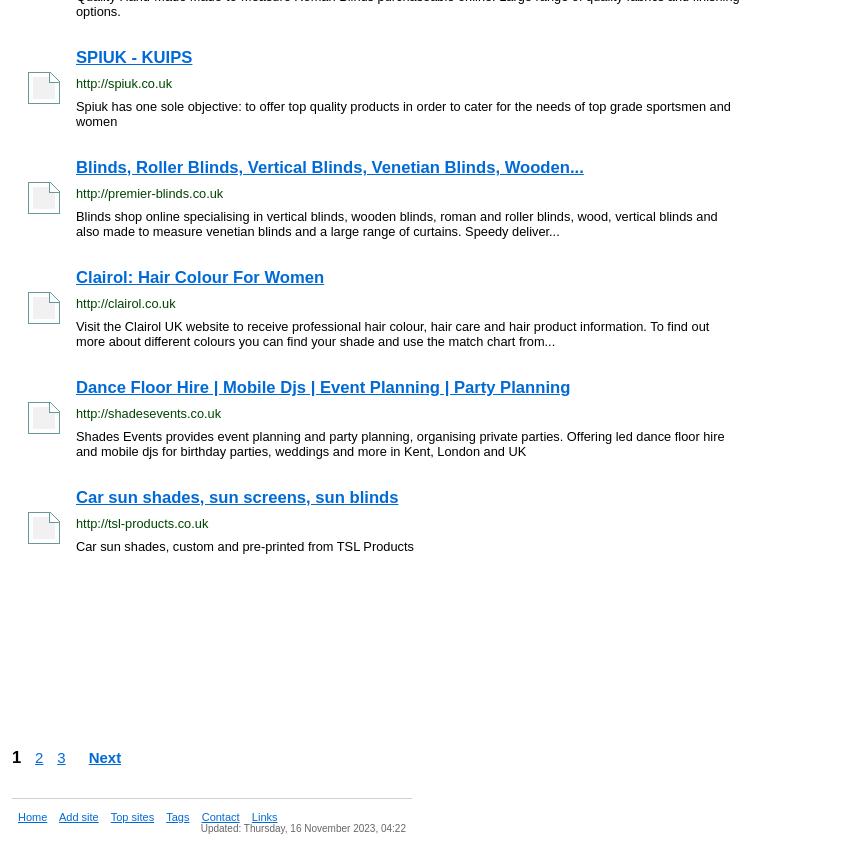 The height and width of the screenshot is (857, 864). I want to click on 'http://tsl-products.co.uk', so click(141, 522).